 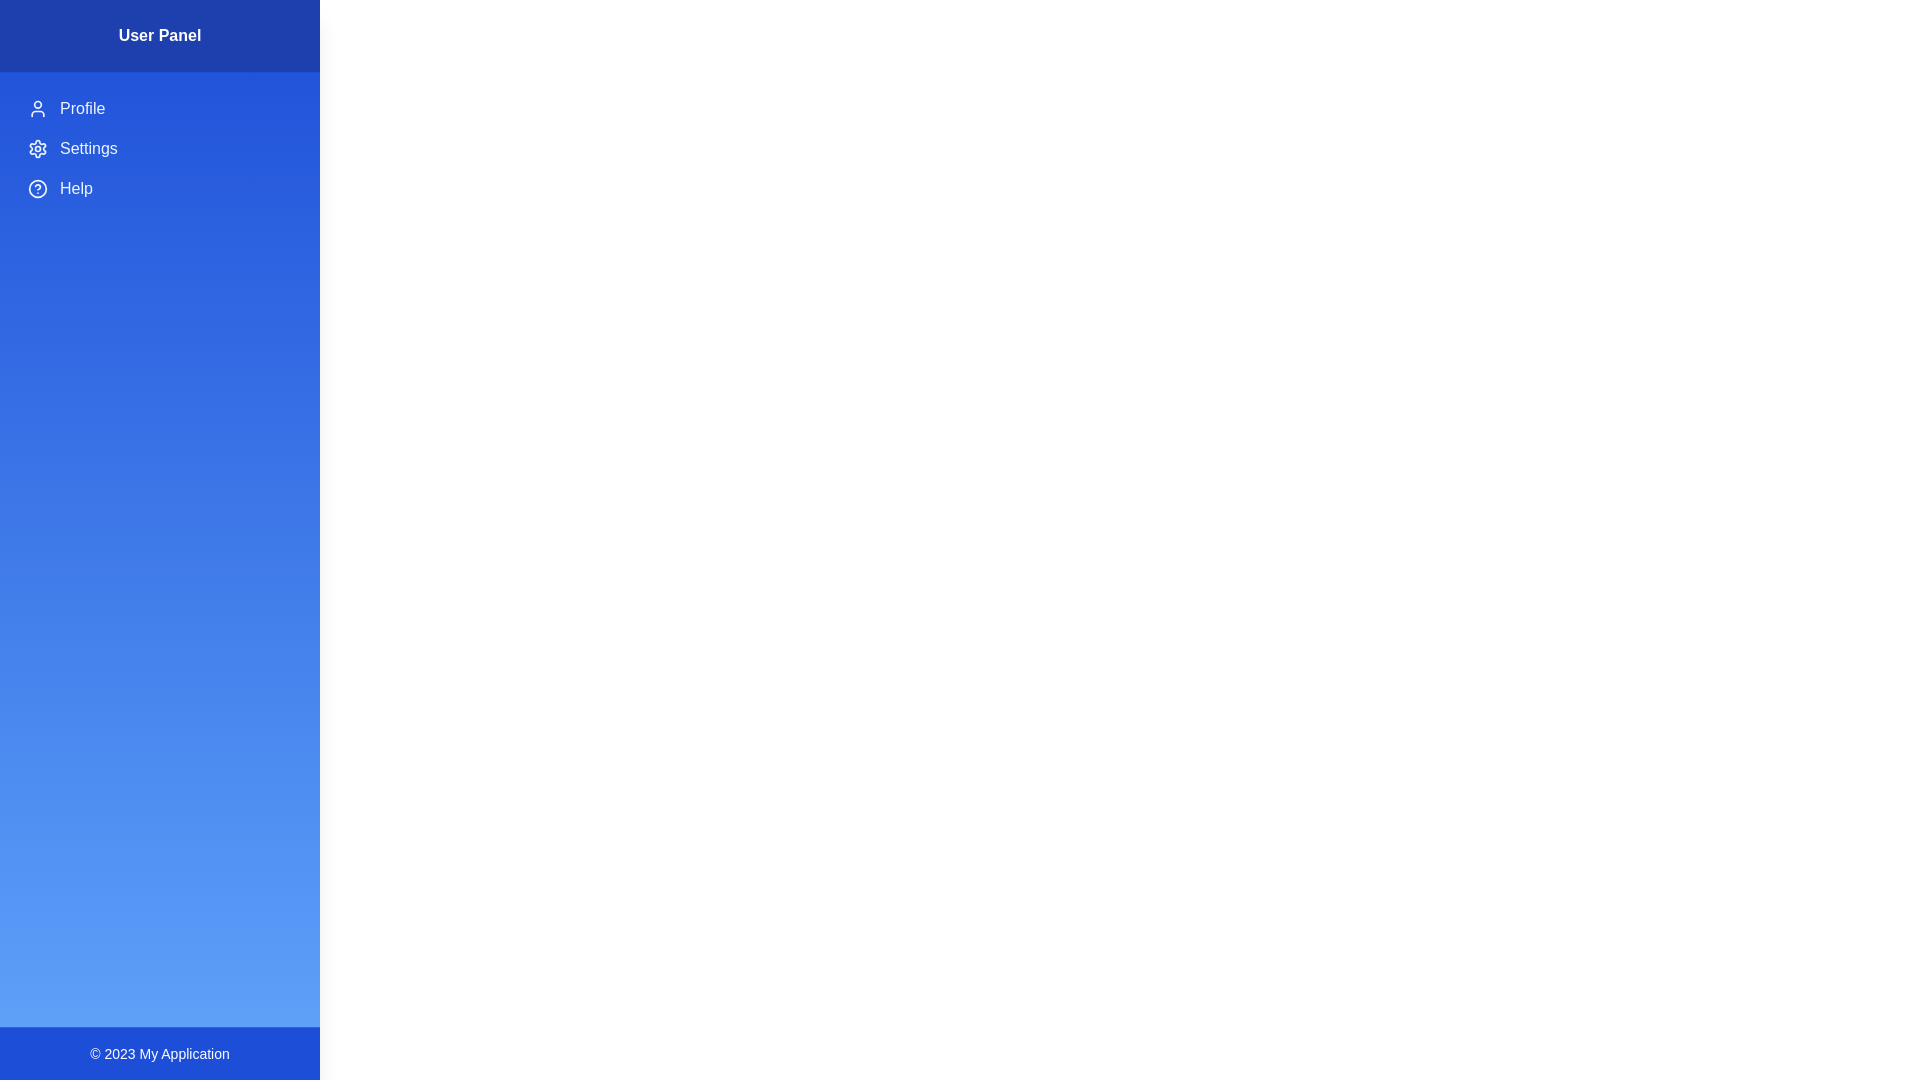 What do you see at coordinates (38, 38) in the screenshot?
I see `the toggle button to toggle the drawer open or closed` at bounding box center [38, 38].